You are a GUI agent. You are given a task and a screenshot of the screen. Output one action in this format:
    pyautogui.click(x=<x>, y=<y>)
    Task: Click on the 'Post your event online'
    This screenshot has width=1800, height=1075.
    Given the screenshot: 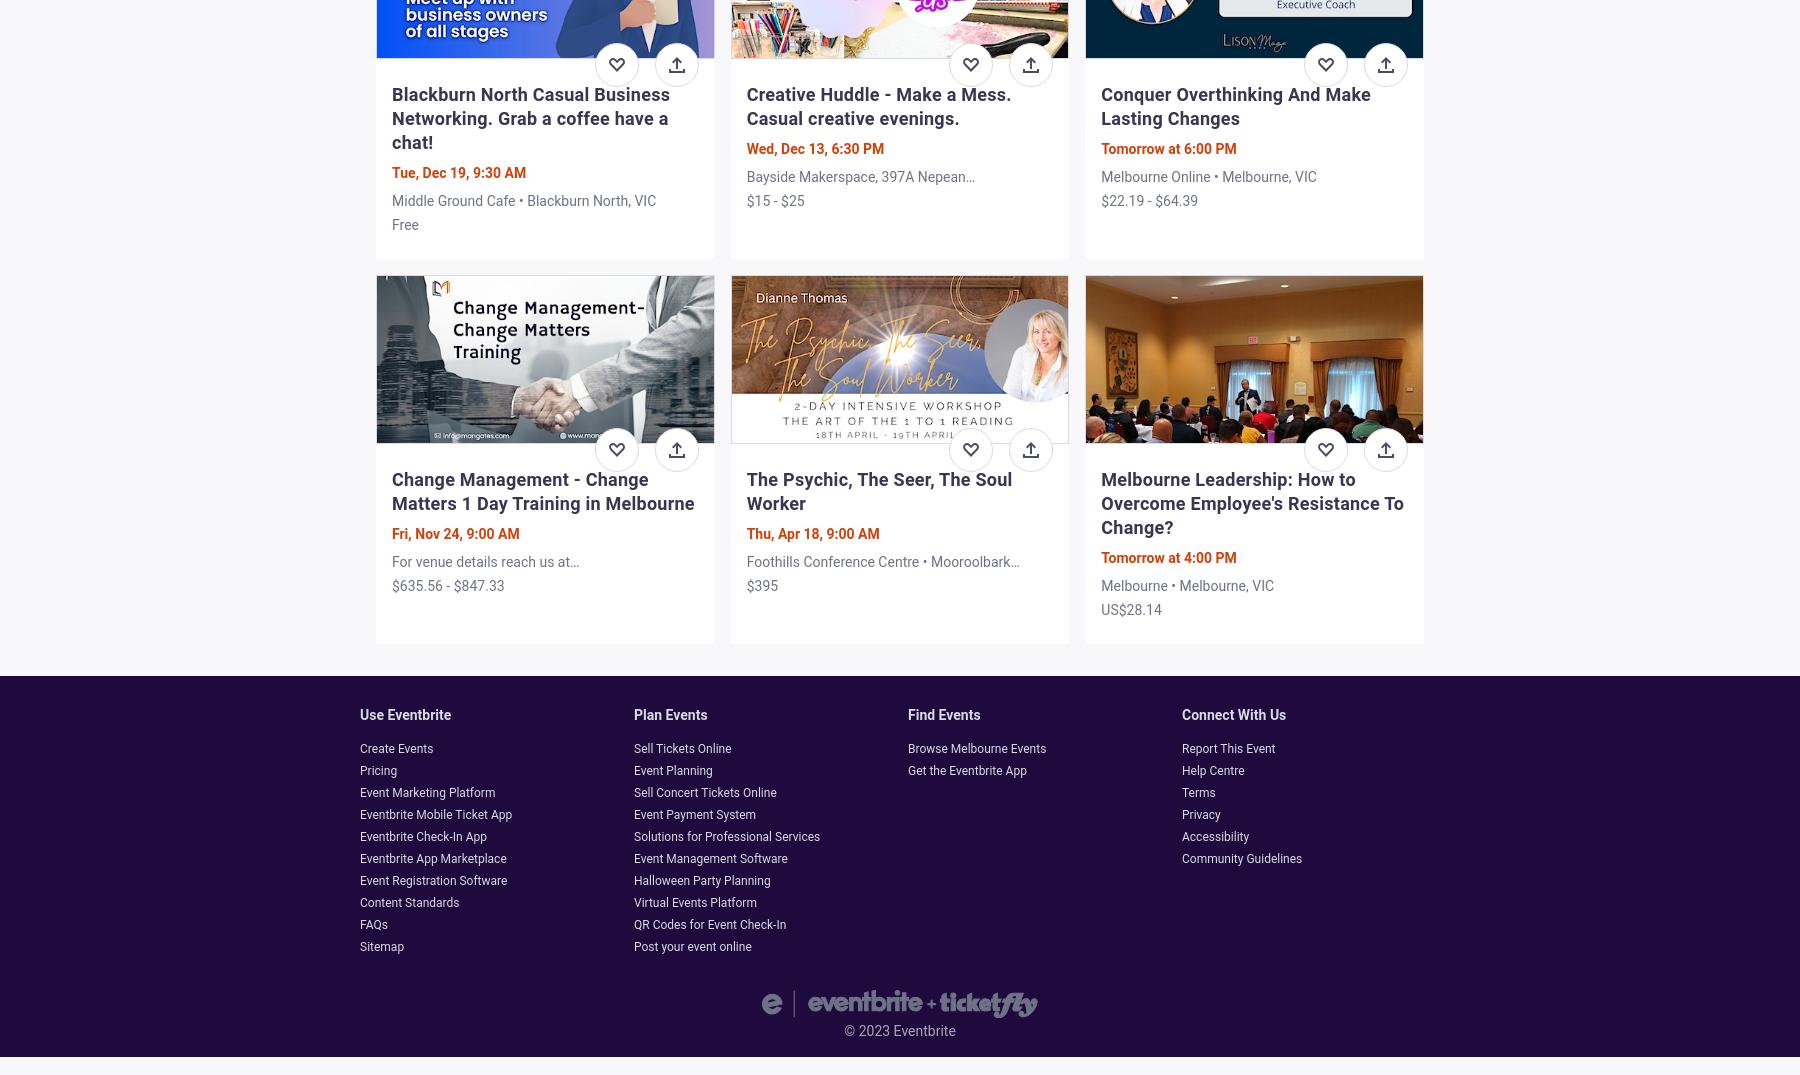 What is the action you would take?
    pyautogui.click(x=691, y=946)
    